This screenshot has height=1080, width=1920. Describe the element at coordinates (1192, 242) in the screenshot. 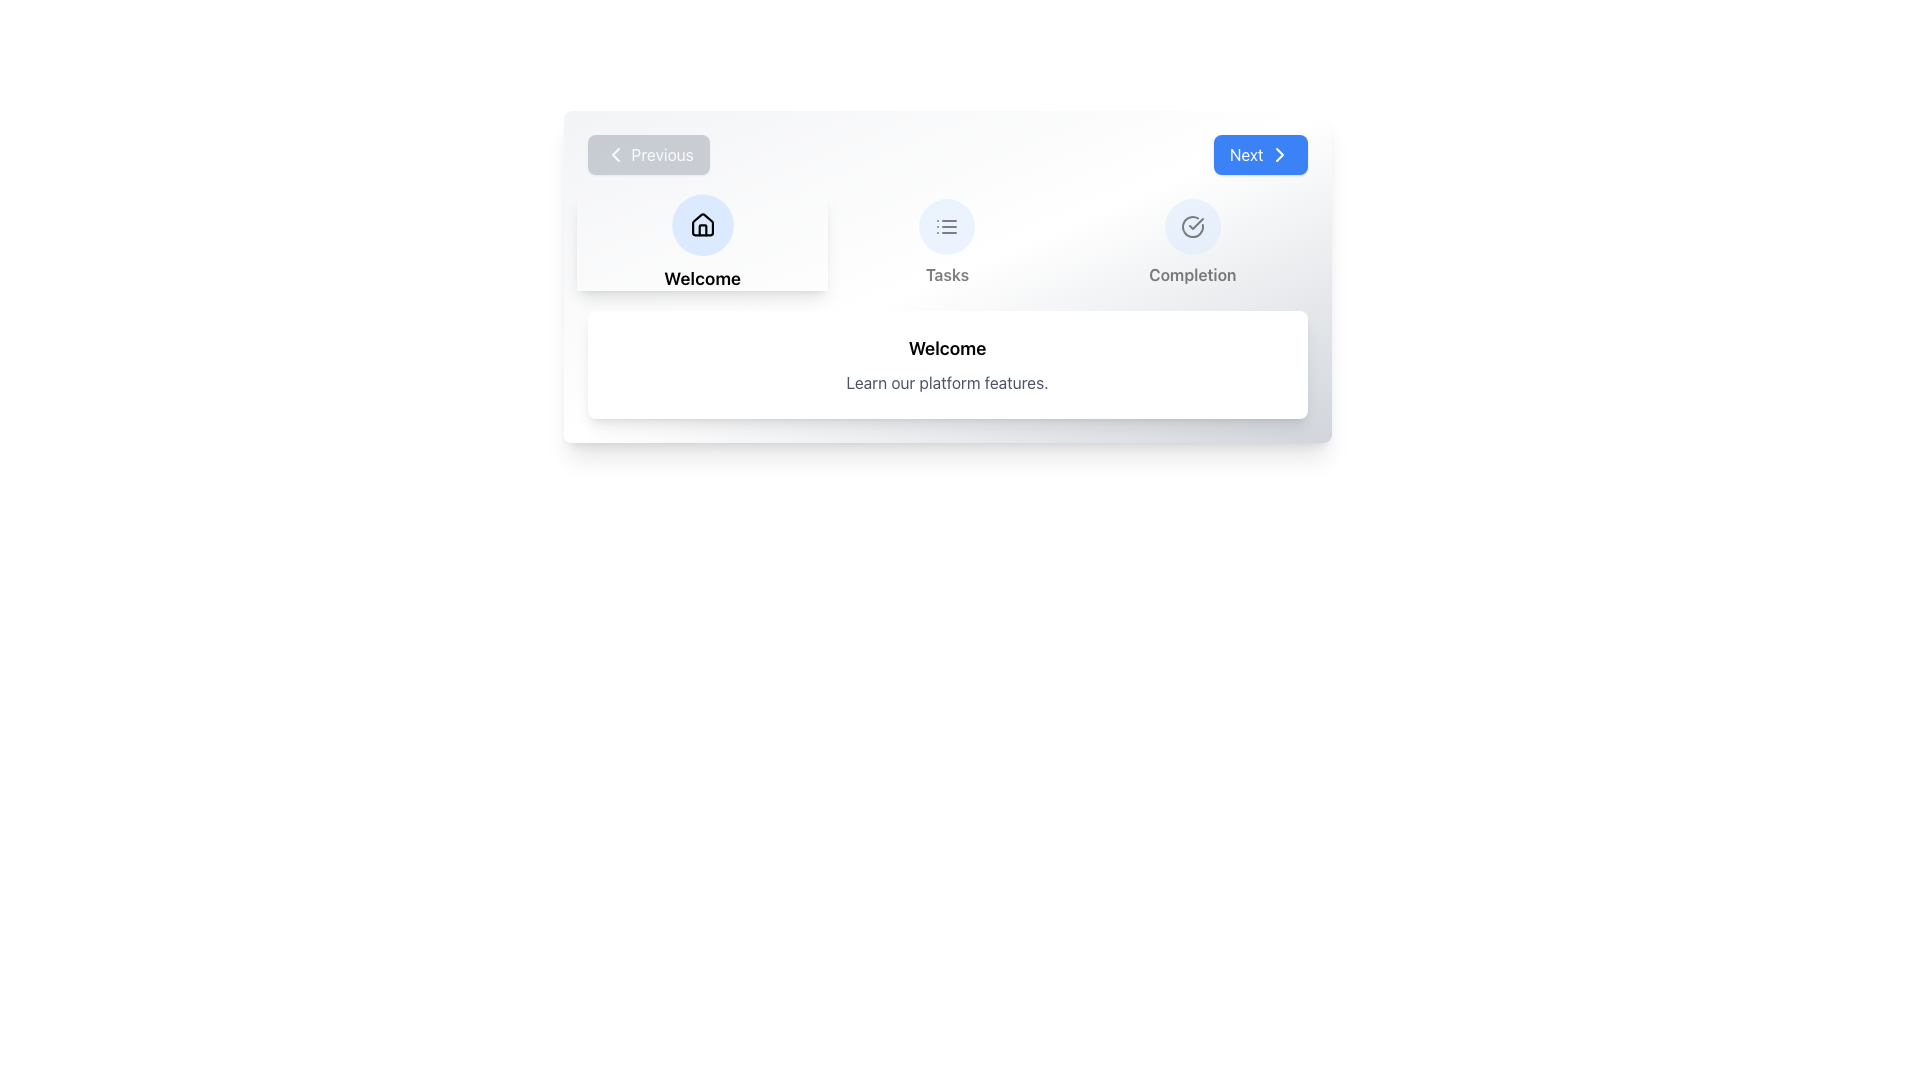

I see `the 'Completion' interactive card in the navigation section` at that location.